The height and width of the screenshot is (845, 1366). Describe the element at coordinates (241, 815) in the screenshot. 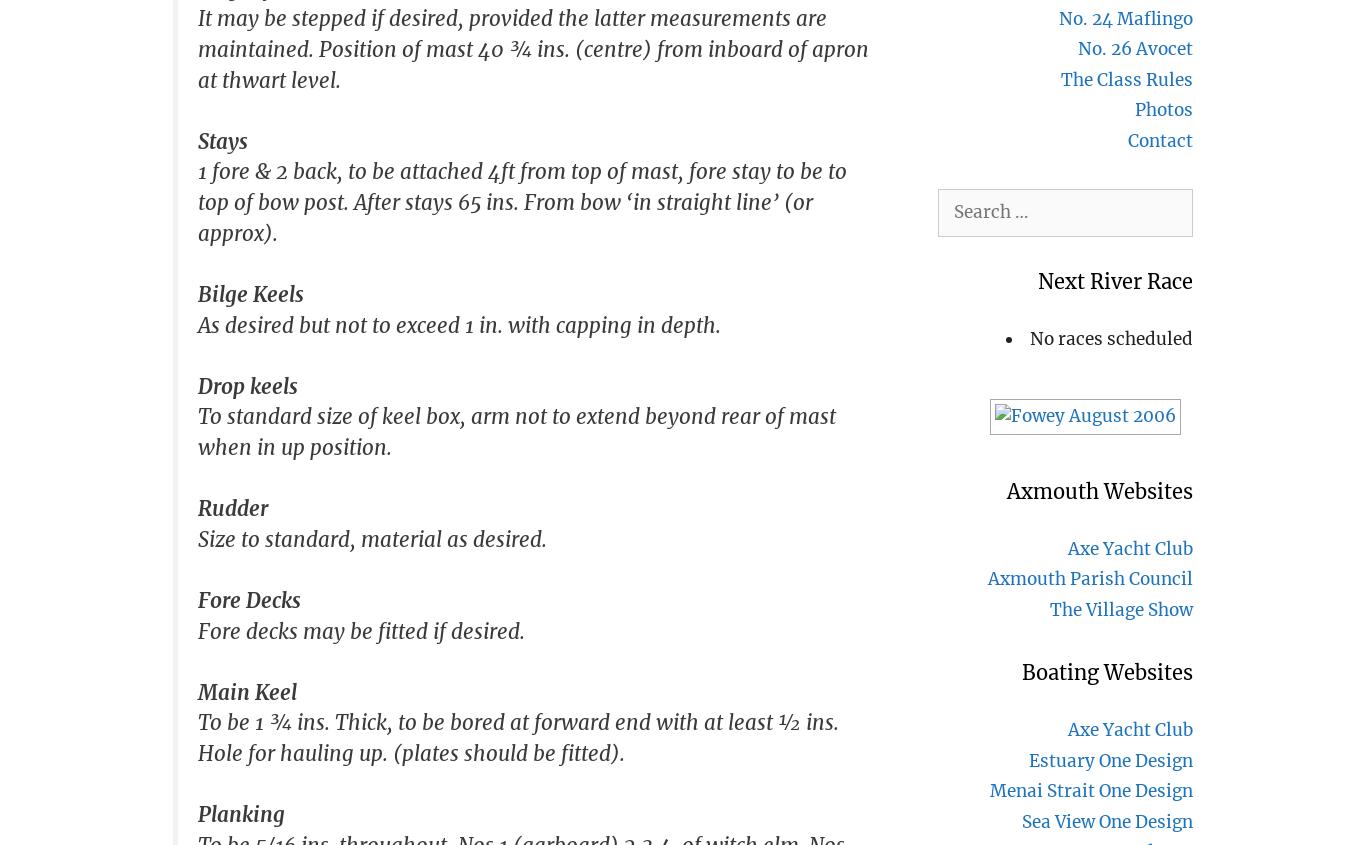

I see `'Planking'` at that location.